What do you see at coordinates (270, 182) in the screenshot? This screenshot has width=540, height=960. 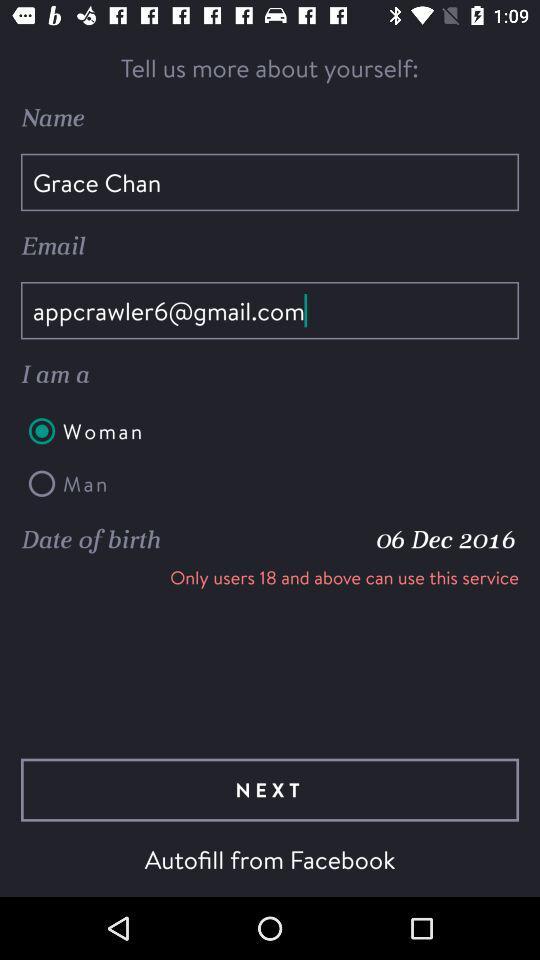 I see `the icon above the email item` at bounding box center [270, 182].